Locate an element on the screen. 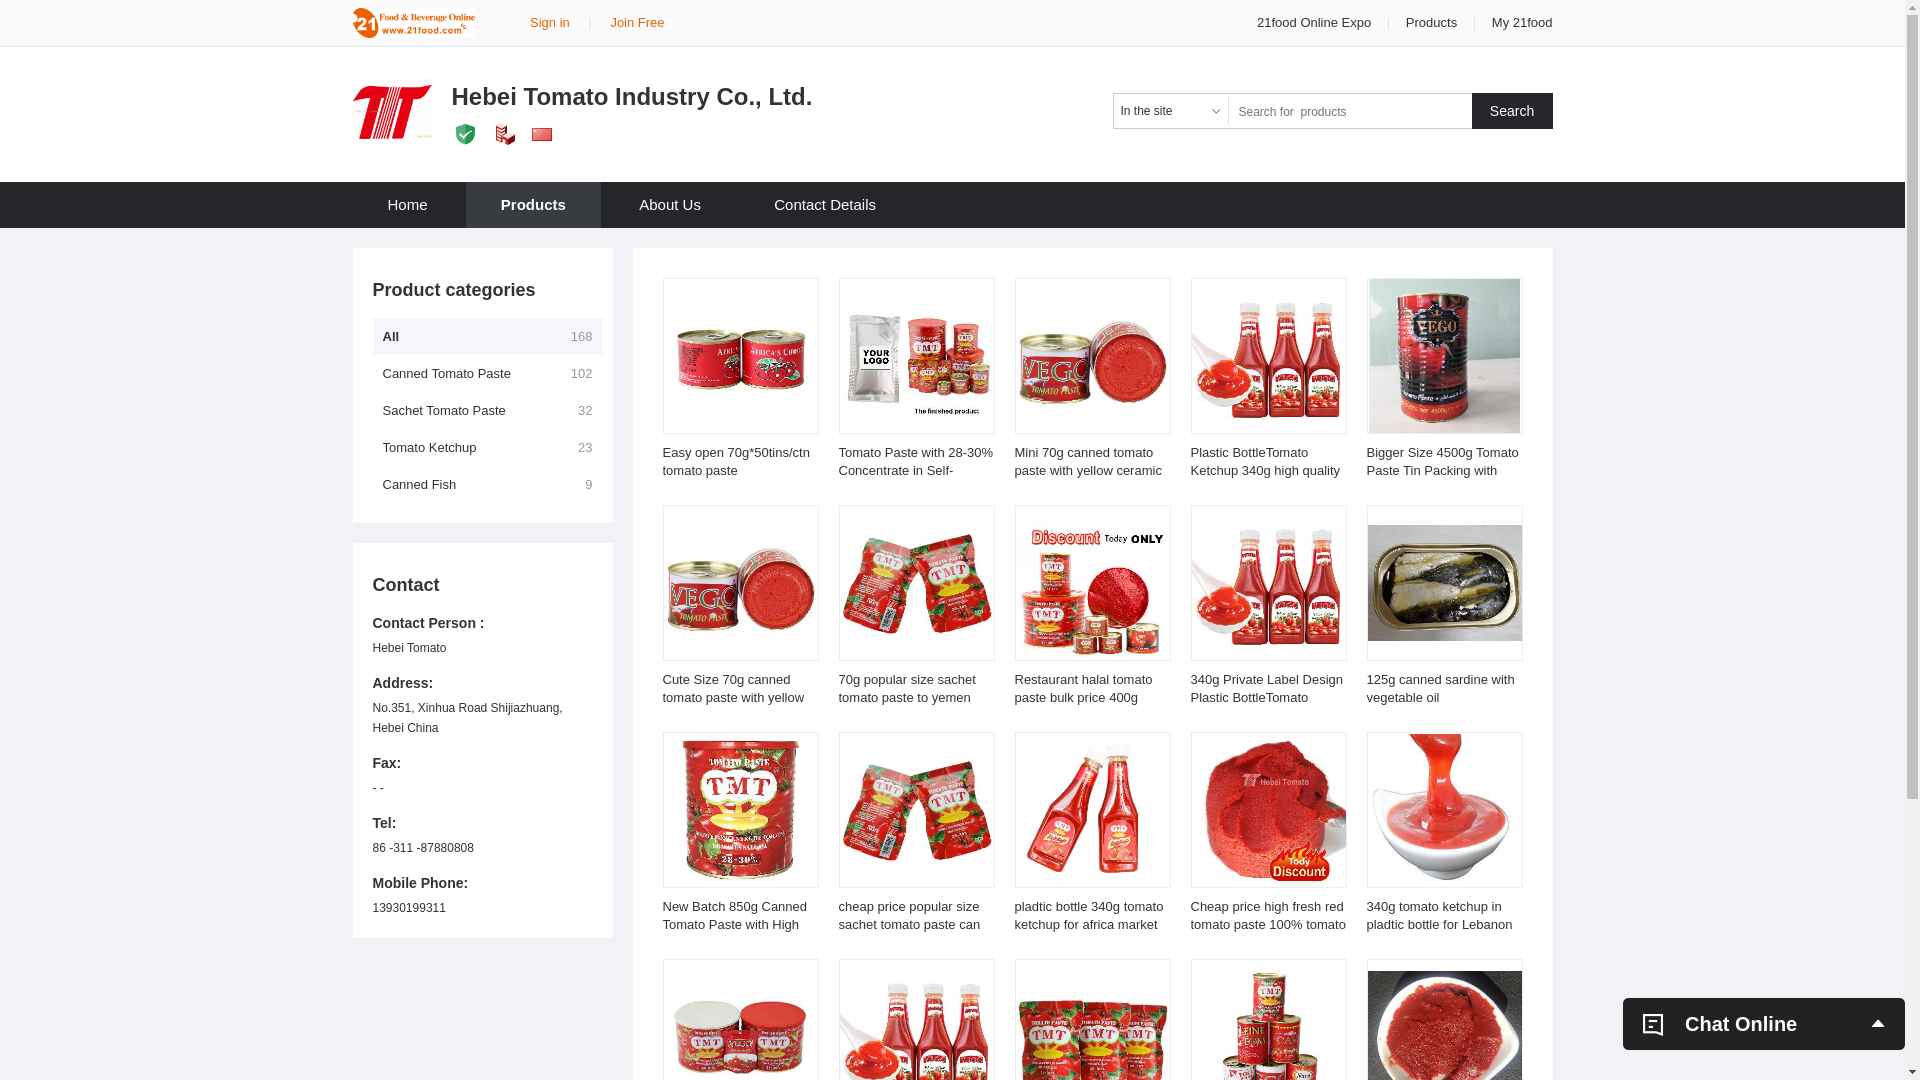 This screenshot has height=1080, width=1920. 'pladtic bottle 340g tomato ketchup for africa market' is located at coordinates (1013, 915).